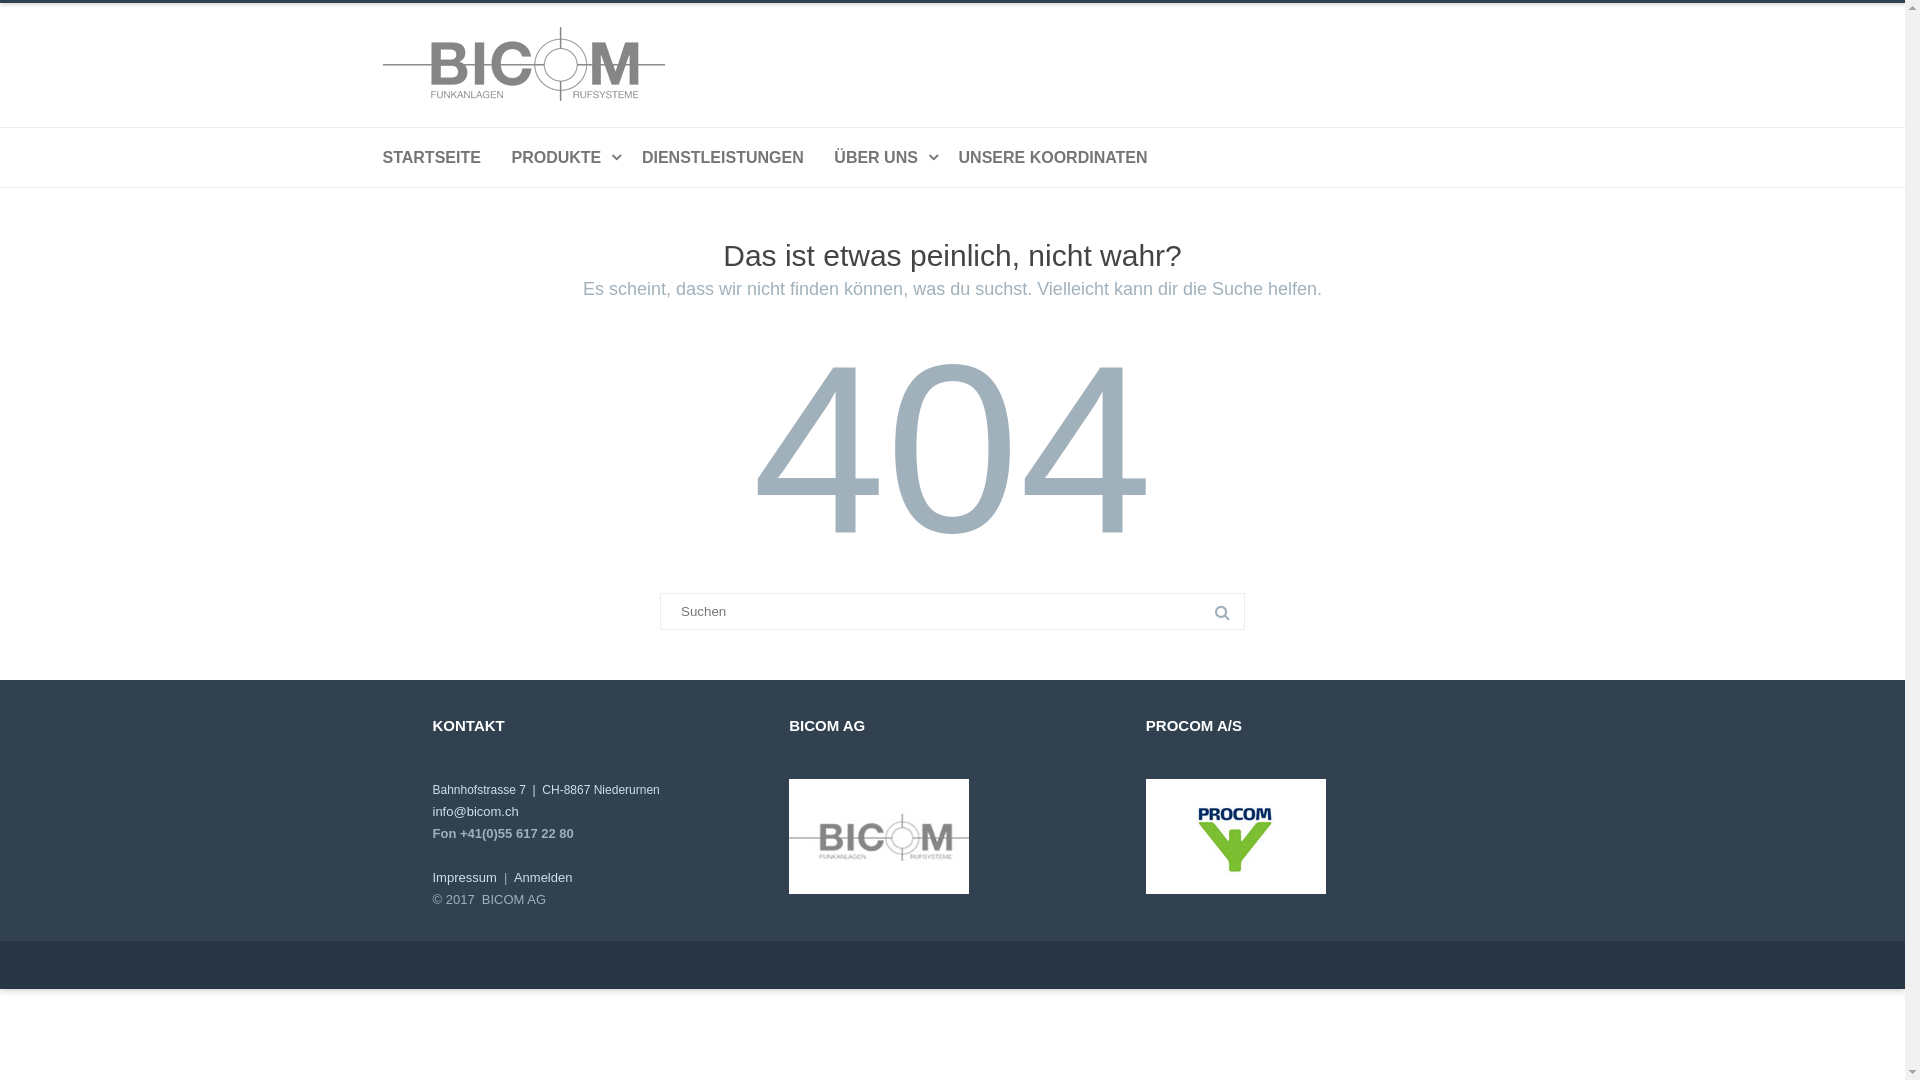 Image resolution: width=1920 pixels, height=1080 pixels. Describe the element at coordinates (722, 156) in the screenshot. I see `'DIENSTLEISTUNGEN'` at that location.